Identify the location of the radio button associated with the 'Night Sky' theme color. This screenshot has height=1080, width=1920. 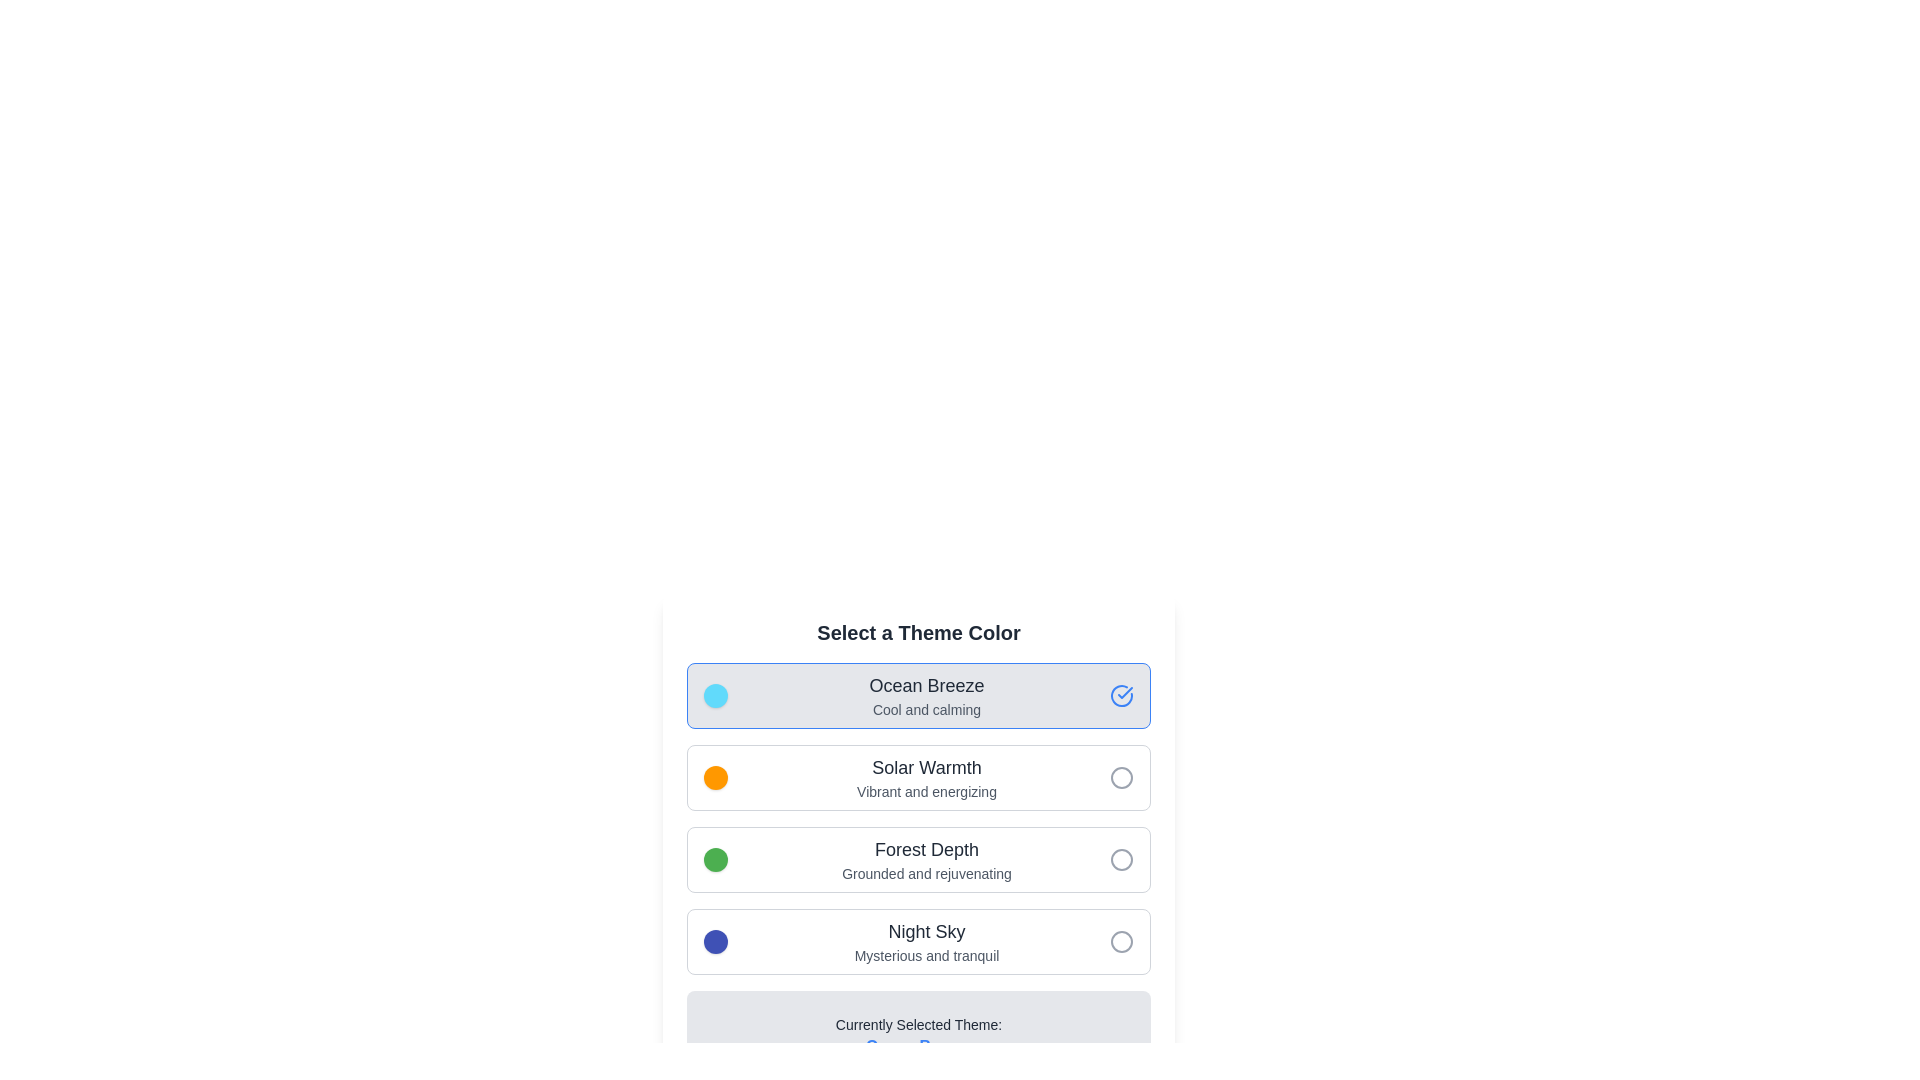
(1122, 941).